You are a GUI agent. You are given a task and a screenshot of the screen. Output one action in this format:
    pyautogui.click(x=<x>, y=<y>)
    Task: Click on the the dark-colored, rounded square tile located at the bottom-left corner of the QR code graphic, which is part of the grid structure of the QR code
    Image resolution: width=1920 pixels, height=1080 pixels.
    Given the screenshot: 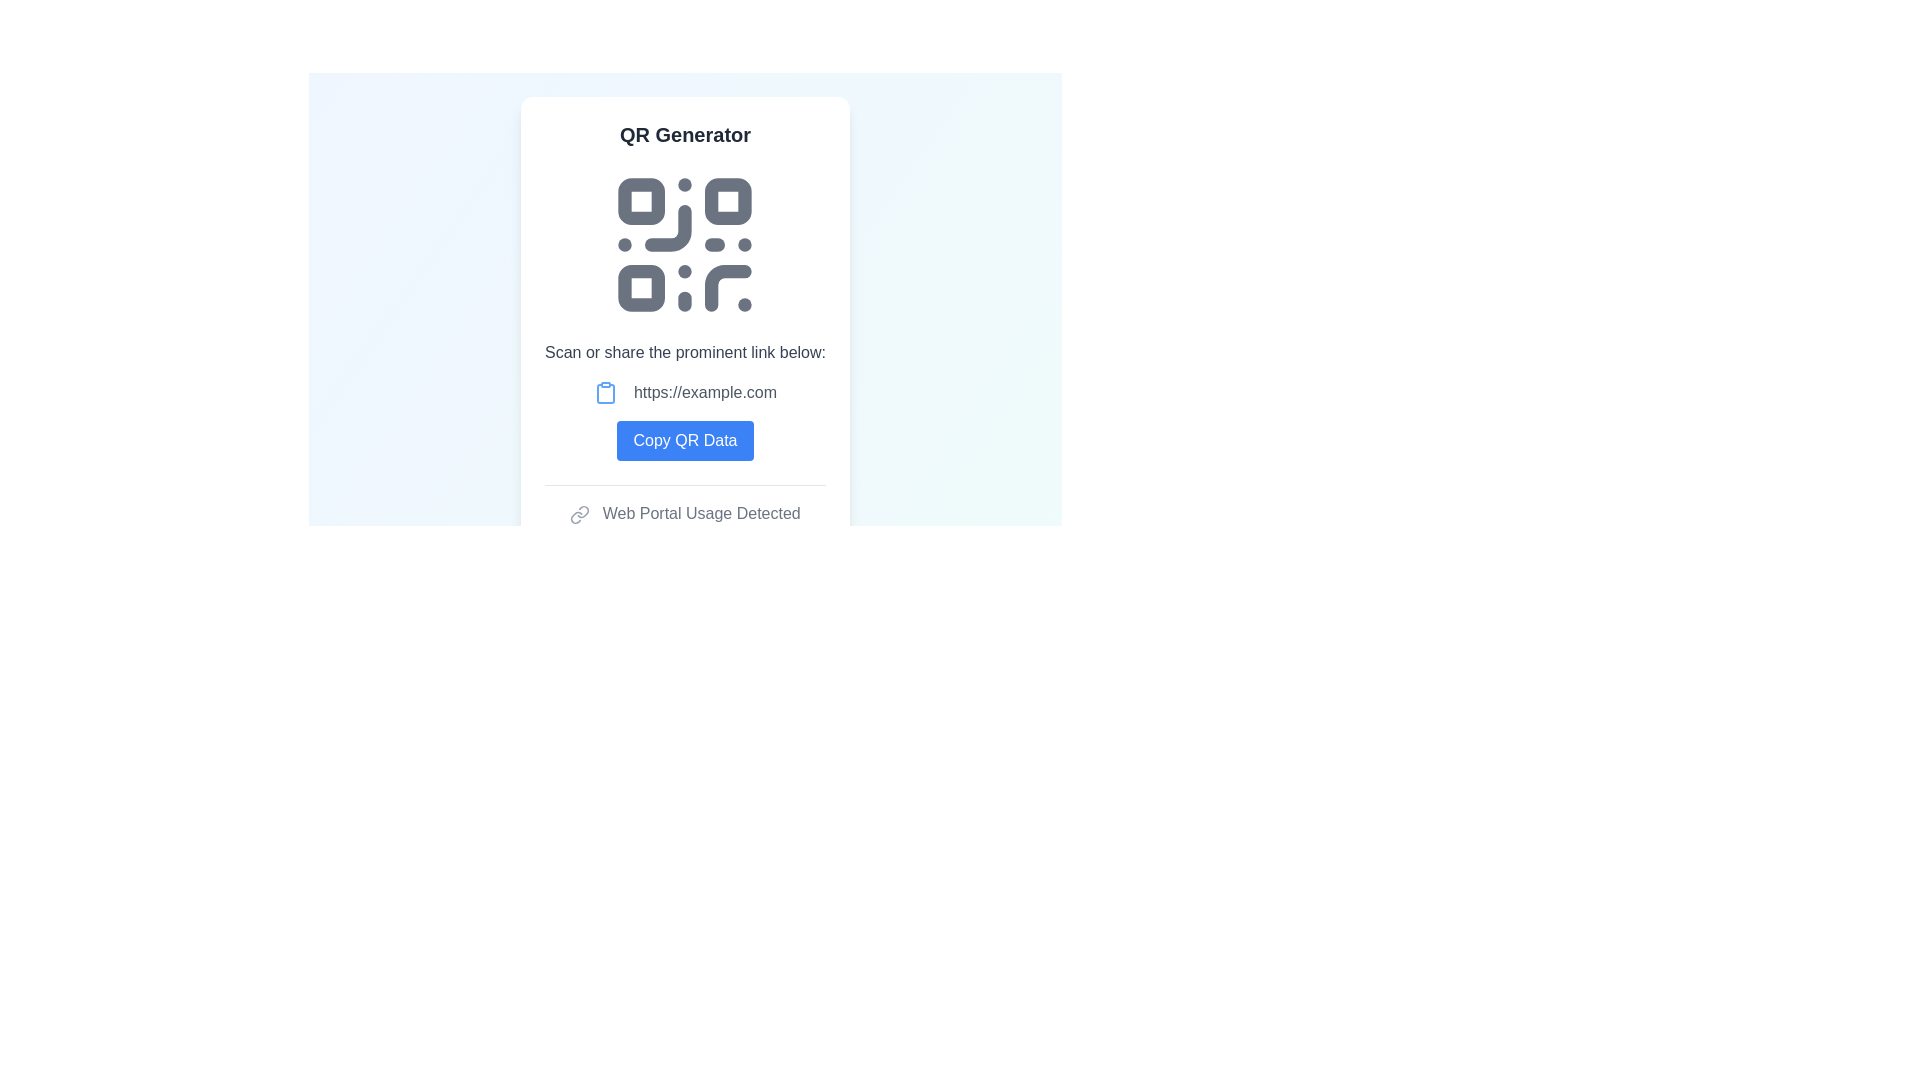 What is the action you would take?
    pyautogui.click(x=642, y=288)
    